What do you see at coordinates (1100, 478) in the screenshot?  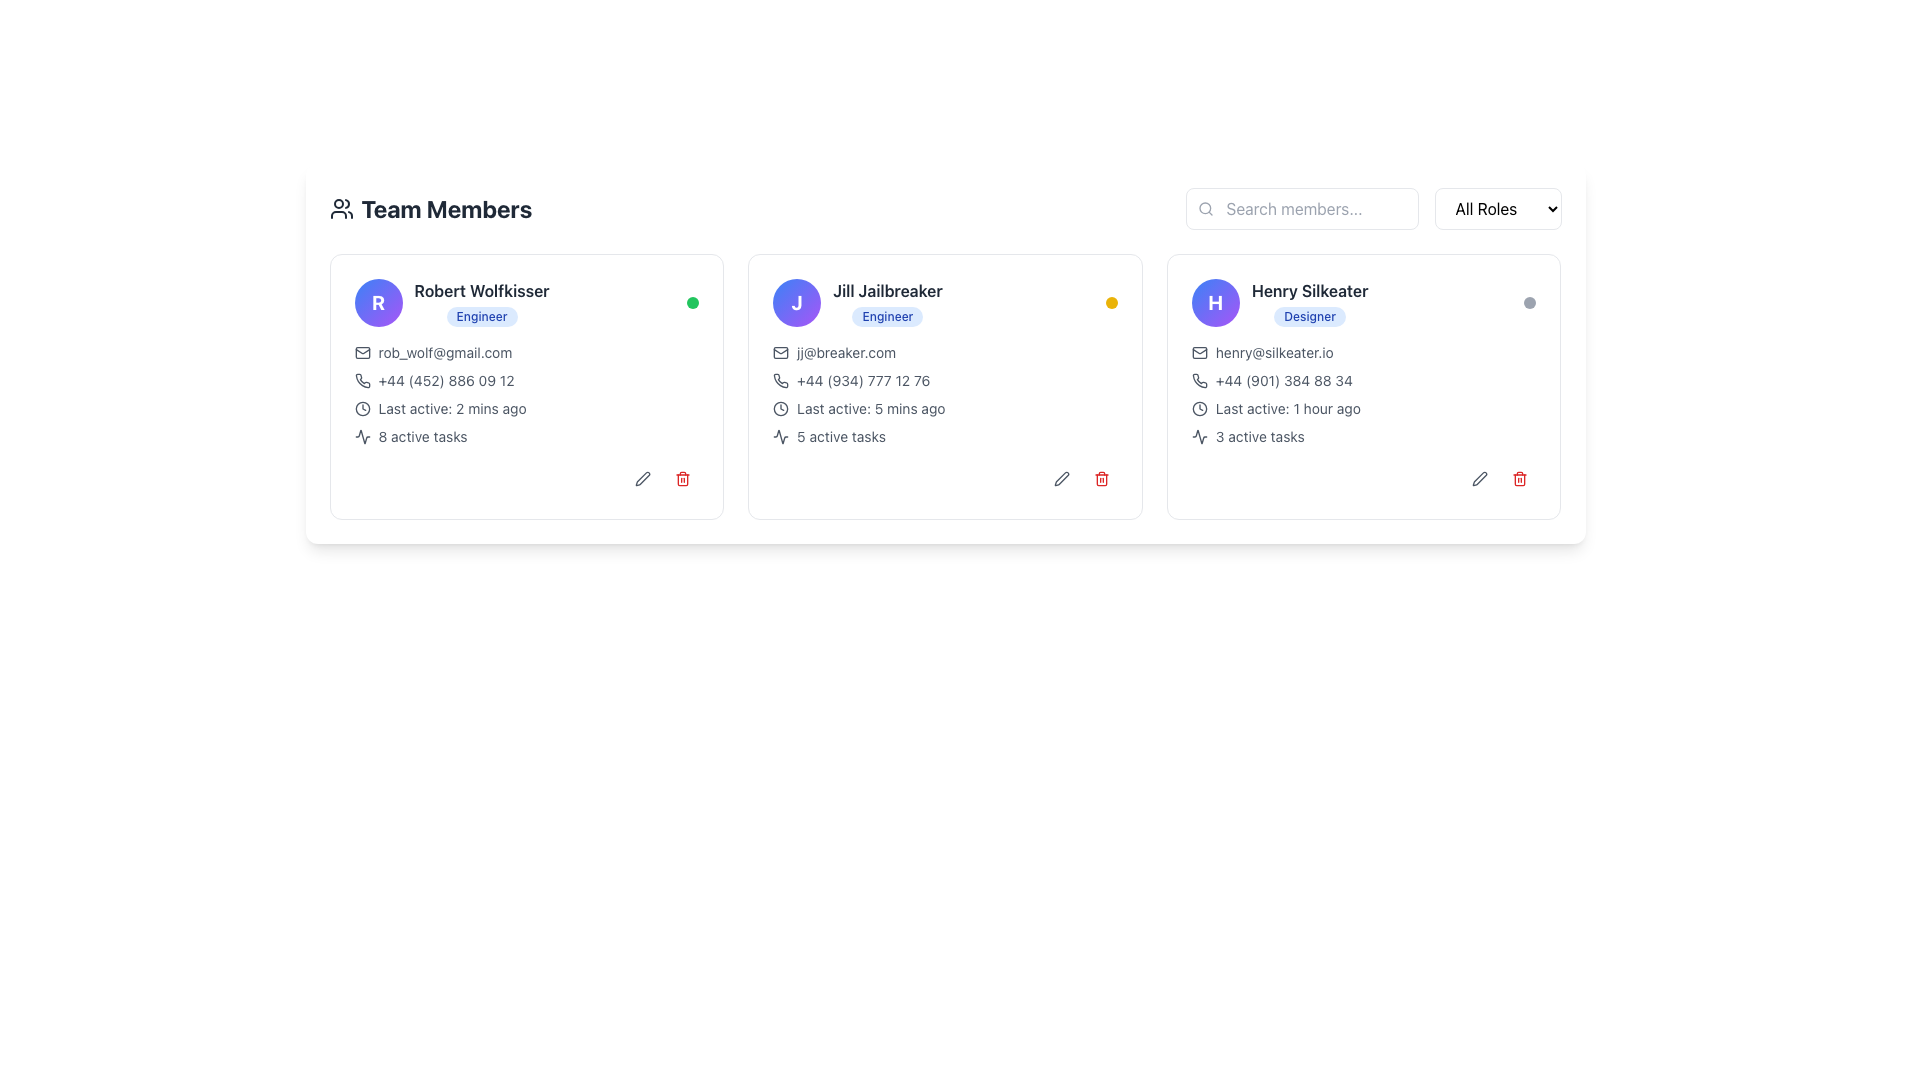 I see `the delete button located at the bottom-right corner of the team member's card` at bounding box center [1100, 478].